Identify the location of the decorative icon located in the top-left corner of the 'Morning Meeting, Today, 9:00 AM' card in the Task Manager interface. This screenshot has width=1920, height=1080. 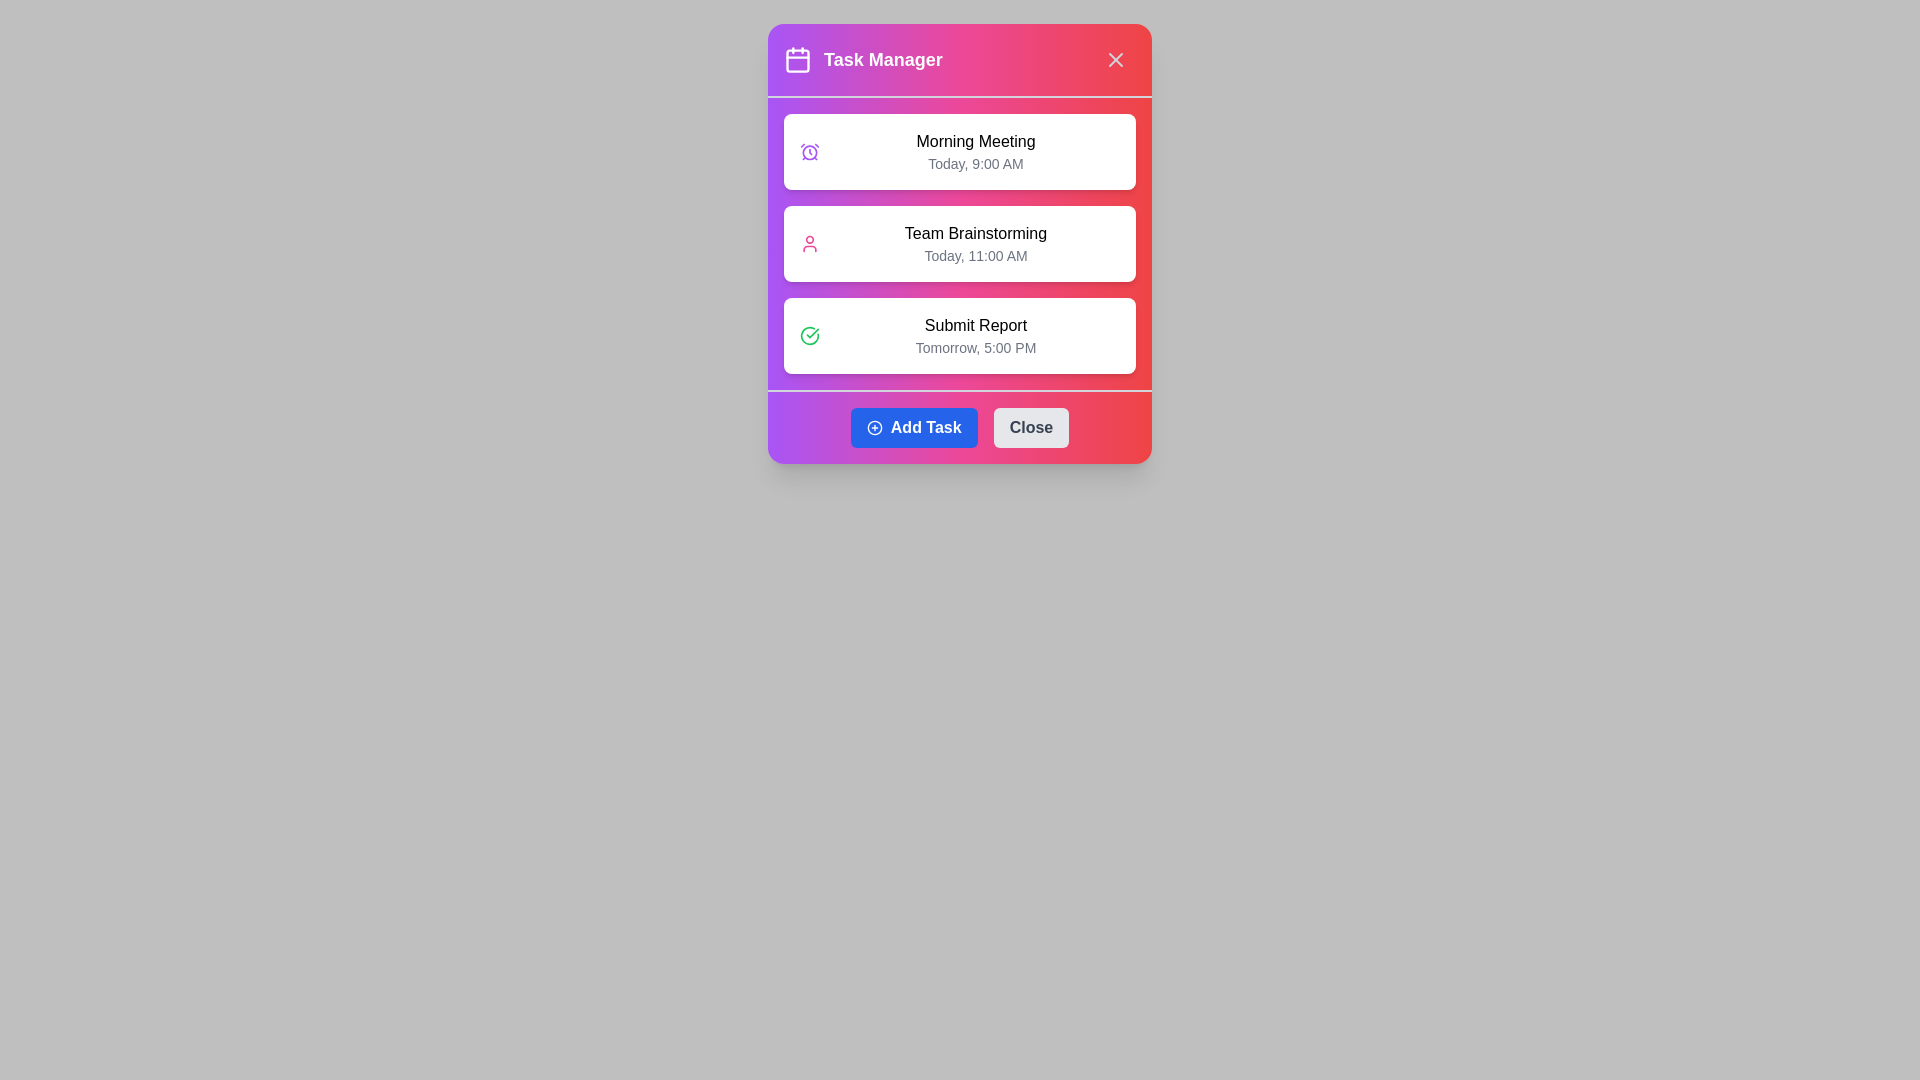
(810, 150).